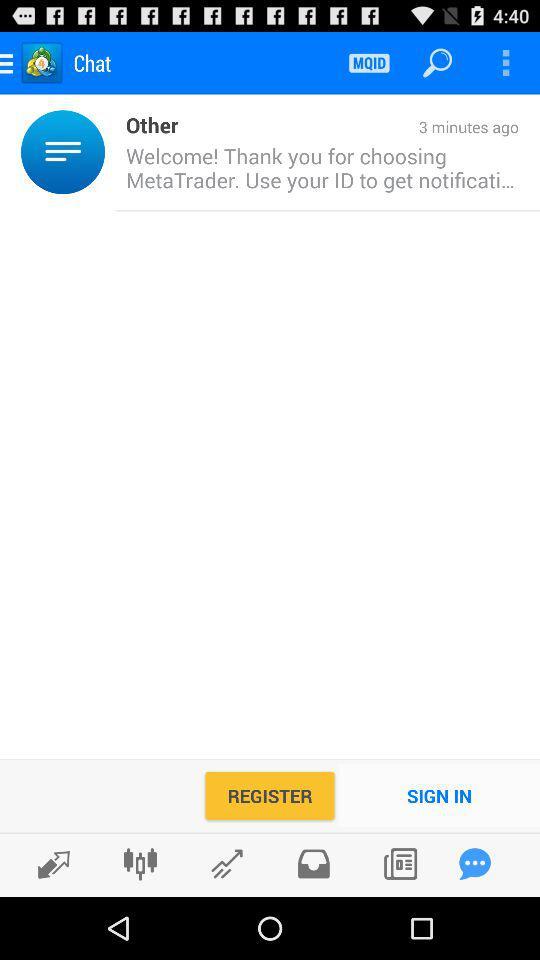  What do you see at coordinates (139, 924) in the screenshot?
I see `the sliders icon` at bounding box center [139, 924].